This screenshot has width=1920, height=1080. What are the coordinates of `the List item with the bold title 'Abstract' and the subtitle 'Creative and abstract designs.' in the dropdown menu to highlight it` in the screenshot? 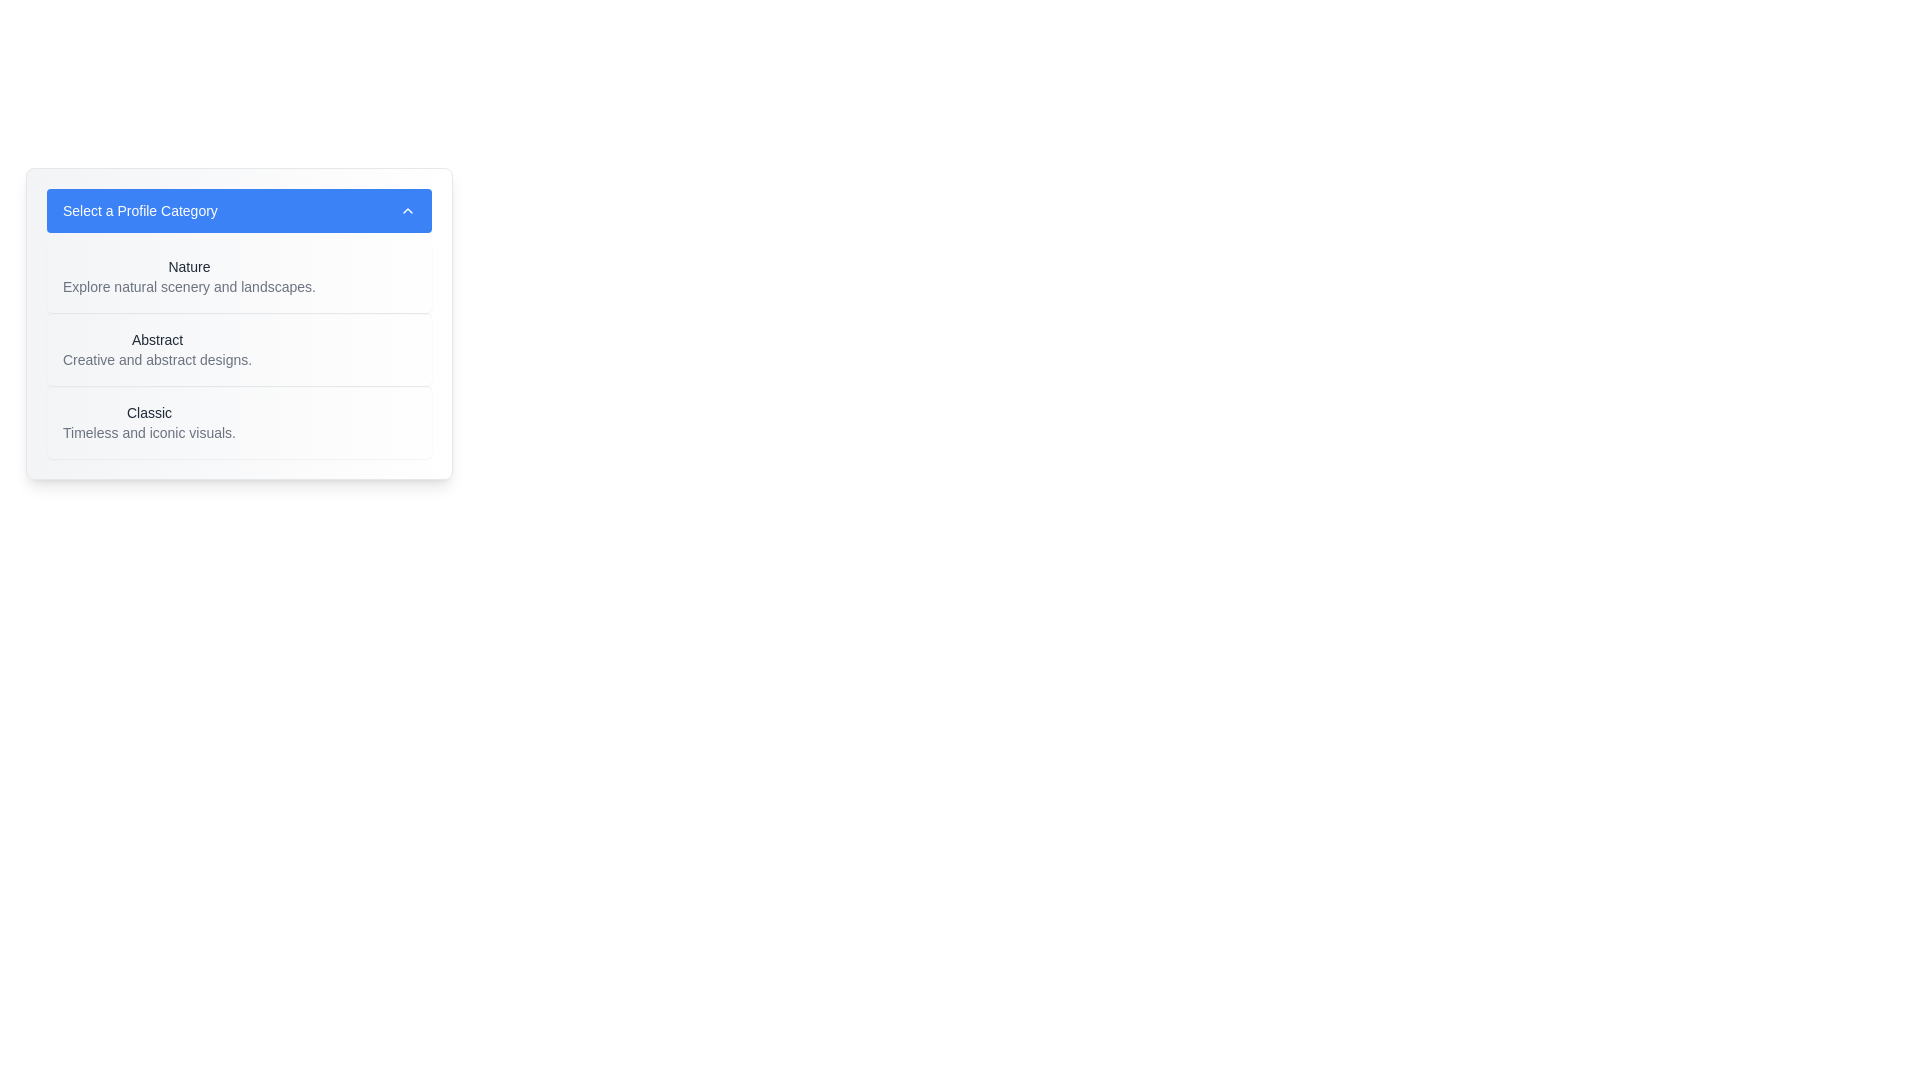 It's located at (239, 348).